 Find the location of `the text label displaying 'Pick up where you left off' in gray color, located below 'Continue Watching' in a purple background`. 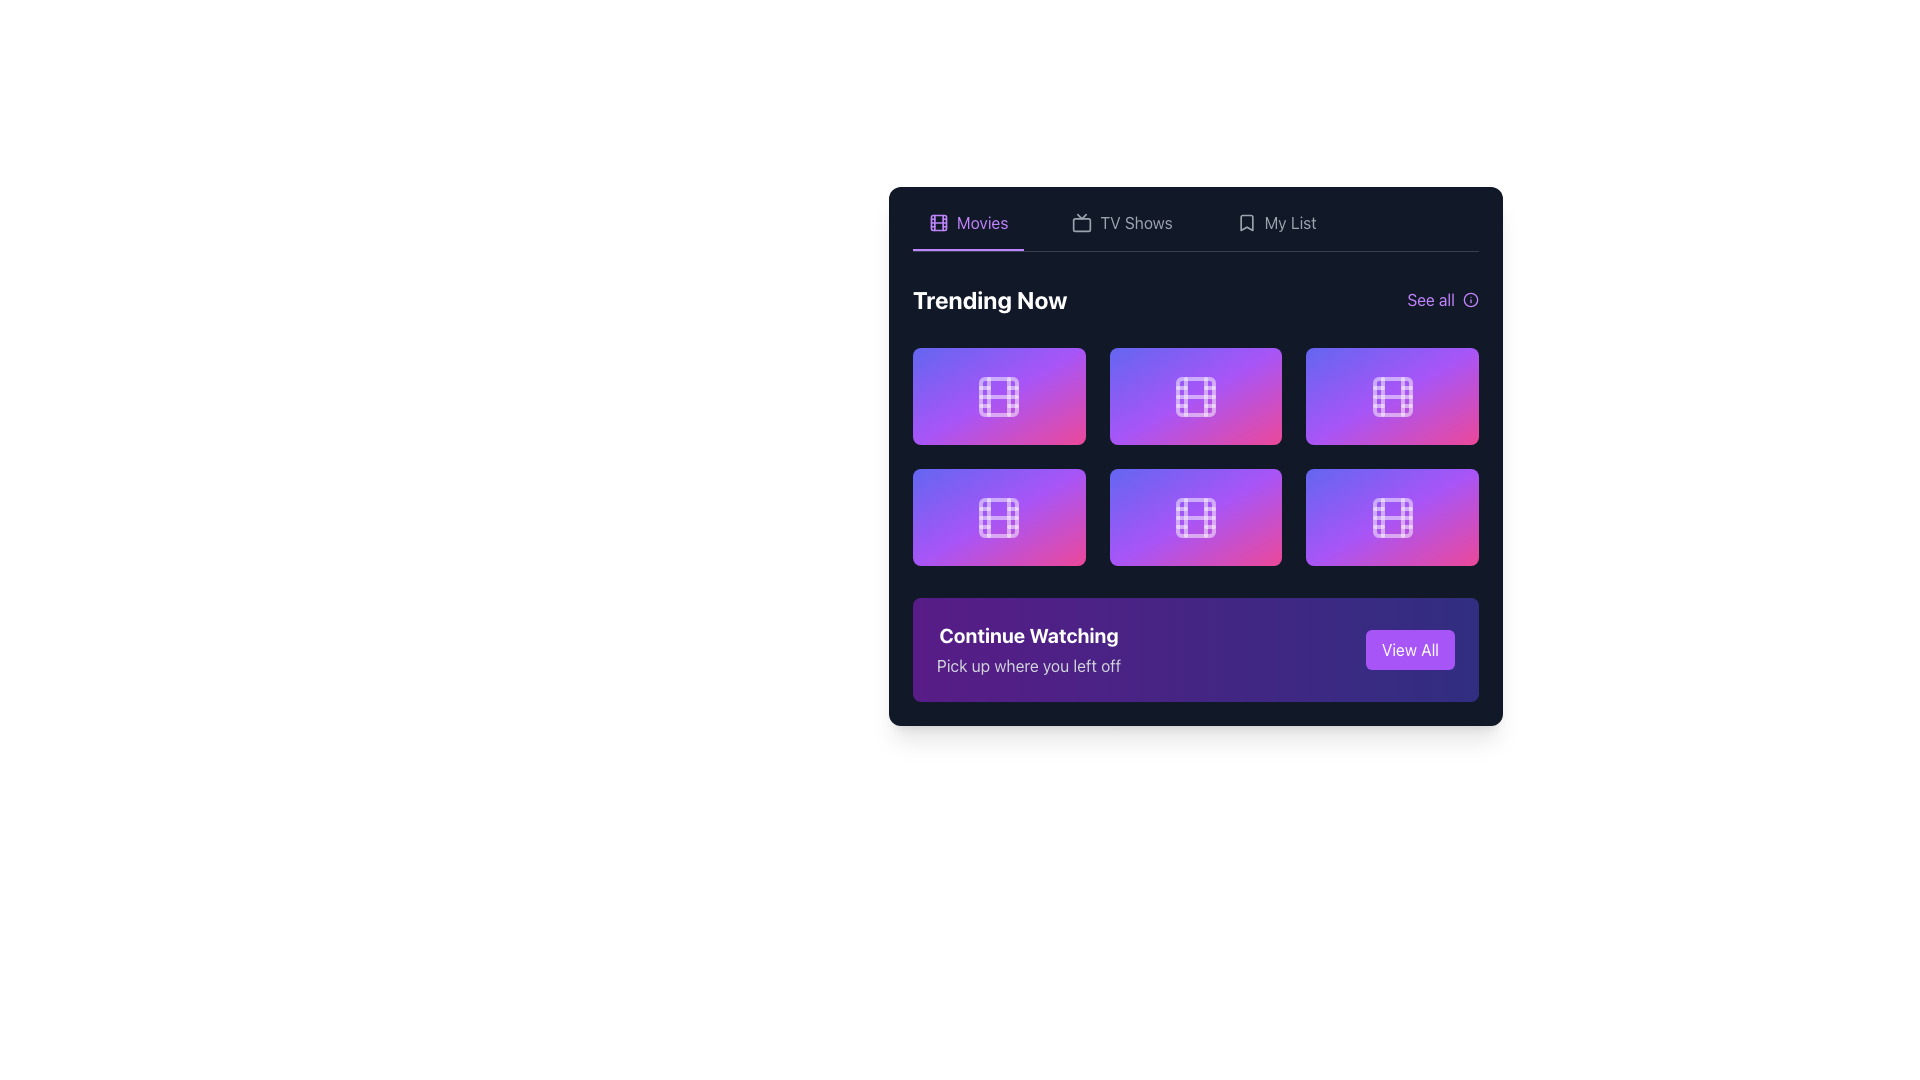

the text label displaying 'Pick up where you left off' in gray color, located below 'Continue Watching' in a purple background is located at coordinates (1029, 666).